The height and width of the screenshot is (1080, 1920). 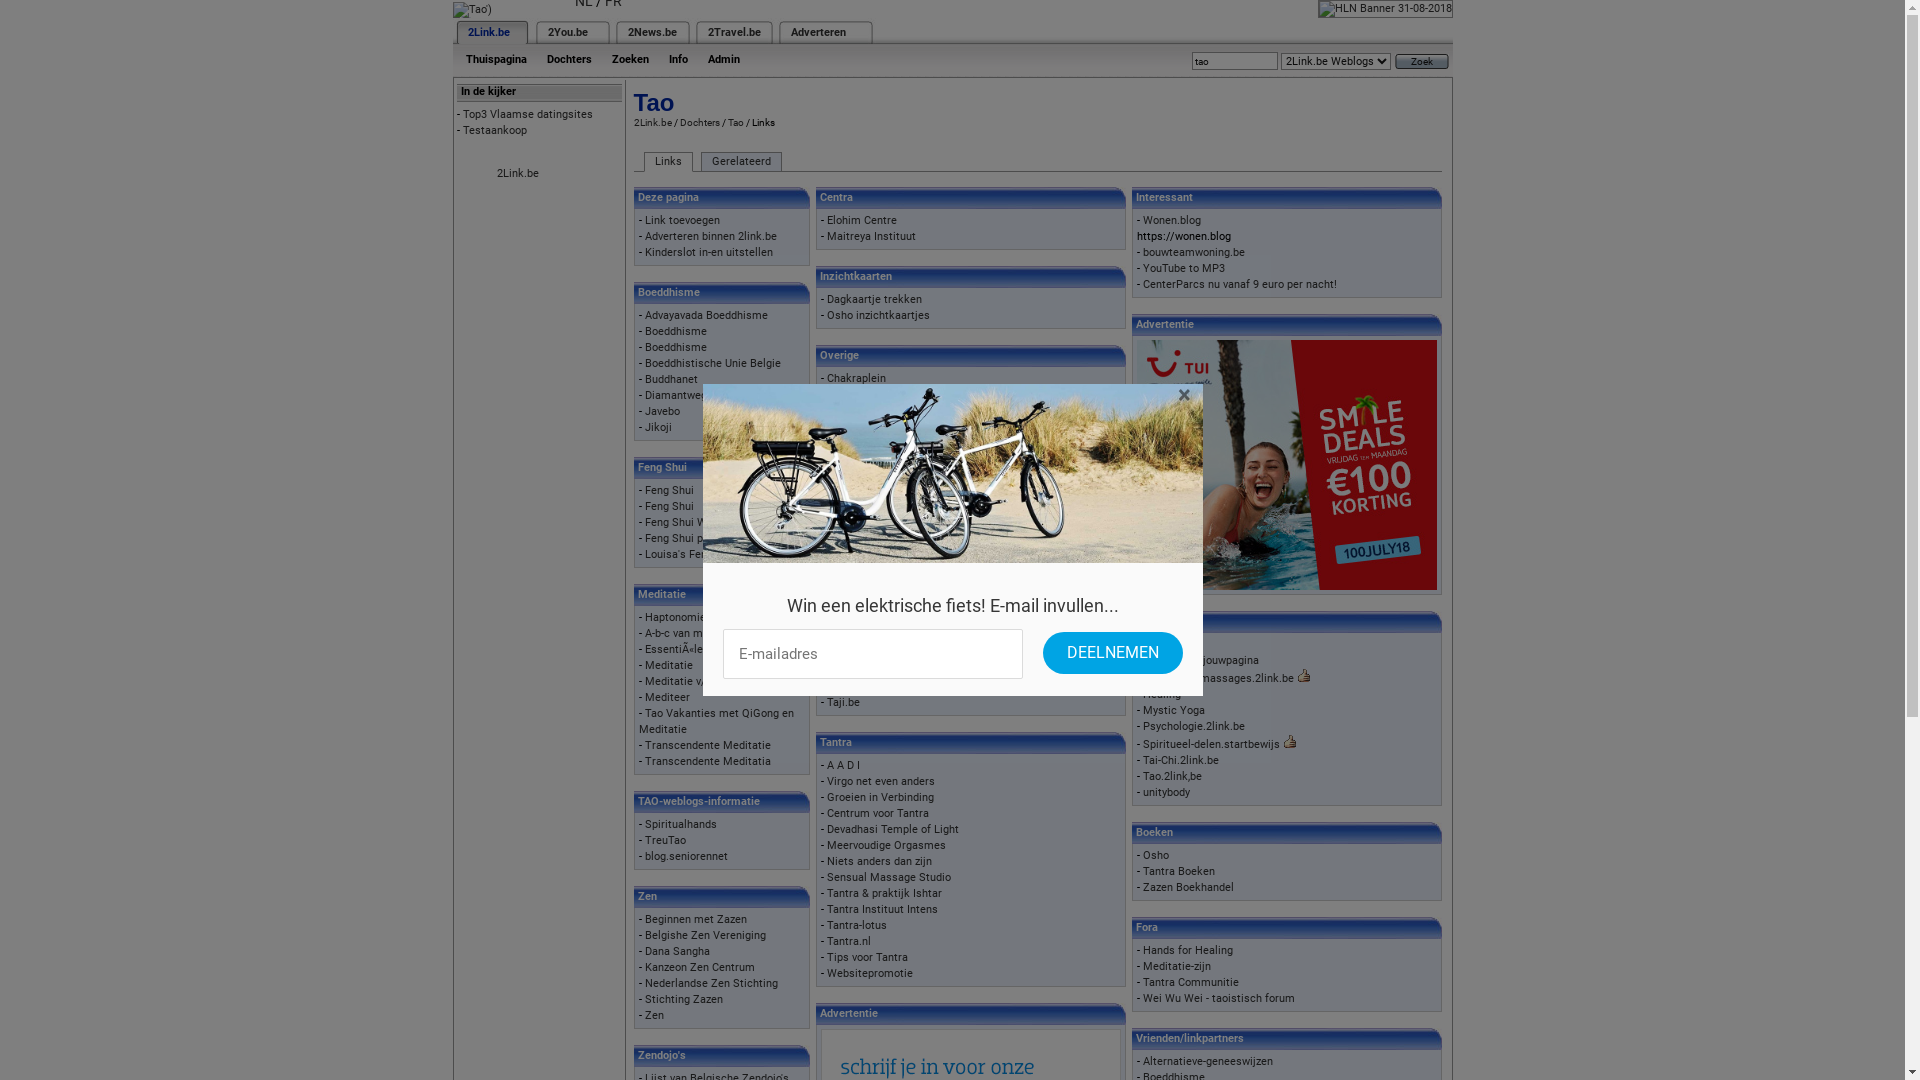 I want to click on 'blog.seniorennet', so click(x=685, y=855).